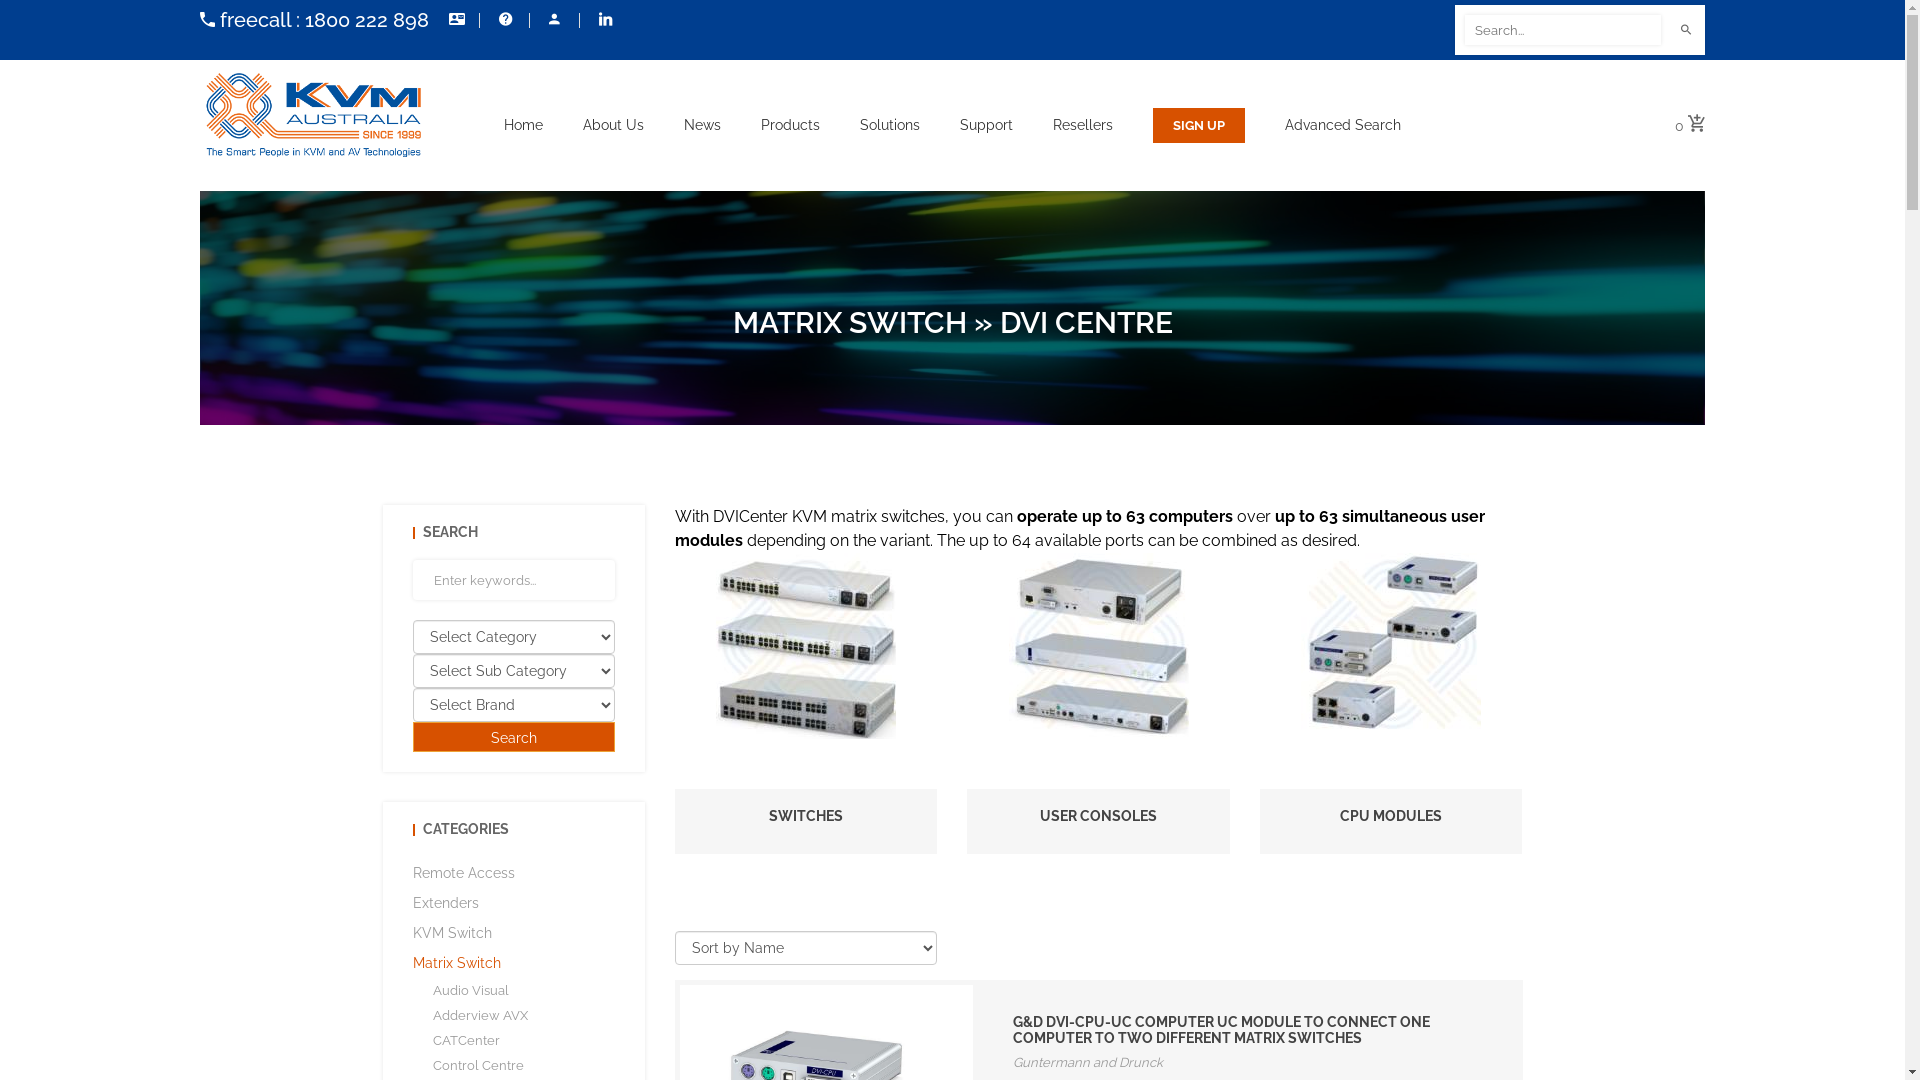  I want to click on '1800 222 898', so click(366, 19).